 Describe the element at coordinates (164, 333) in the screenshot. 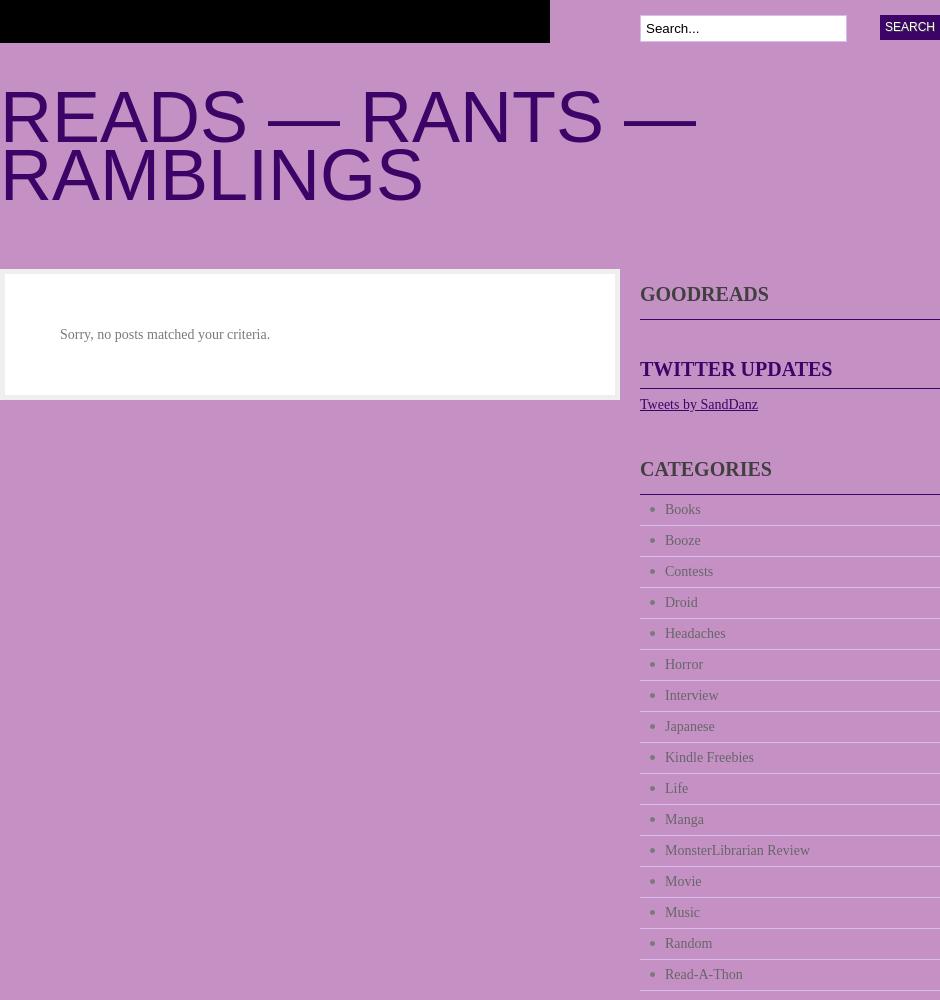

I see `'Sorry, no posts matched your criteria.'` at that location.